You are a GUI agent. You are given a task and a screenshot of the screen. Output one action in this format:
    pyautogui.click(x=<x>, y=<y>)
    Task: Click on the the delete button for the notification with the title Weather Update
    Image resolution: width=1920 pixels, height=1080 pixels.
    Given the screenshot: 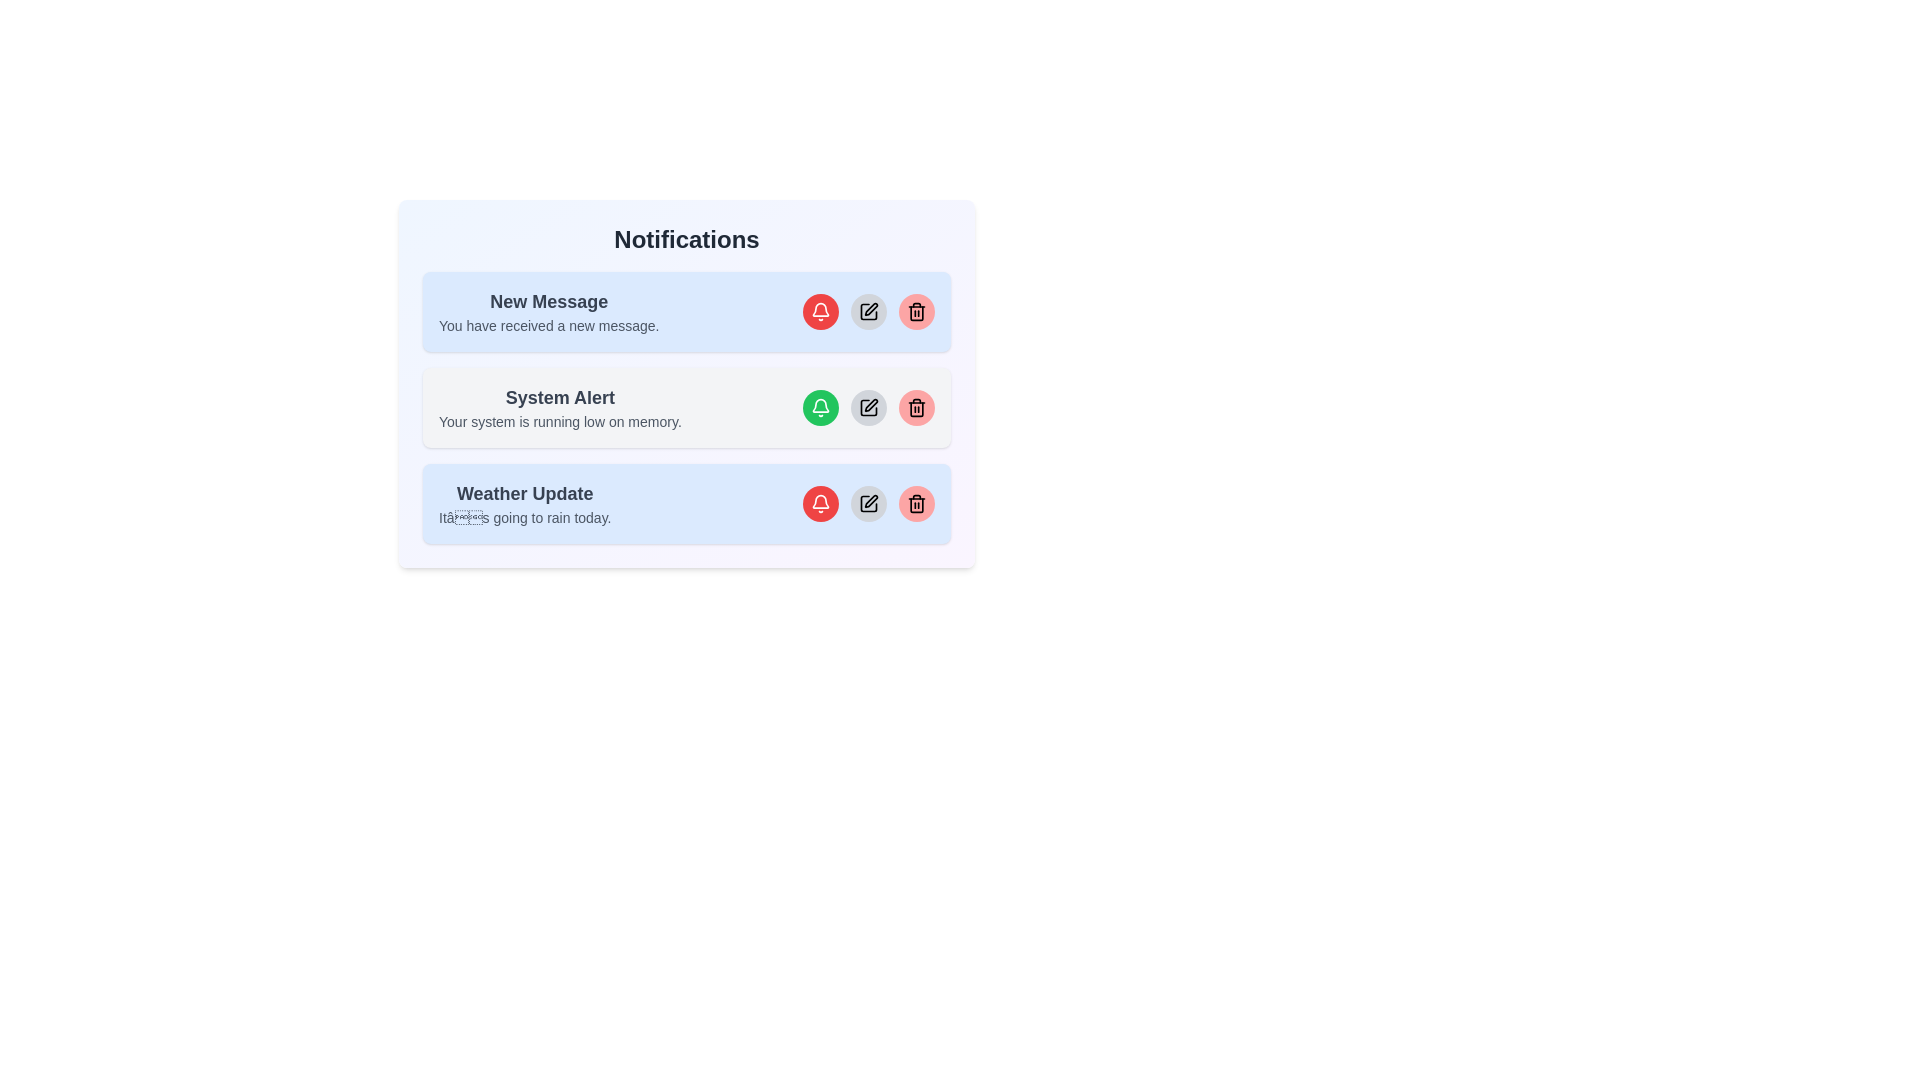 What is the action you would take?
    pyautogui.click(x=915, y=503)
    